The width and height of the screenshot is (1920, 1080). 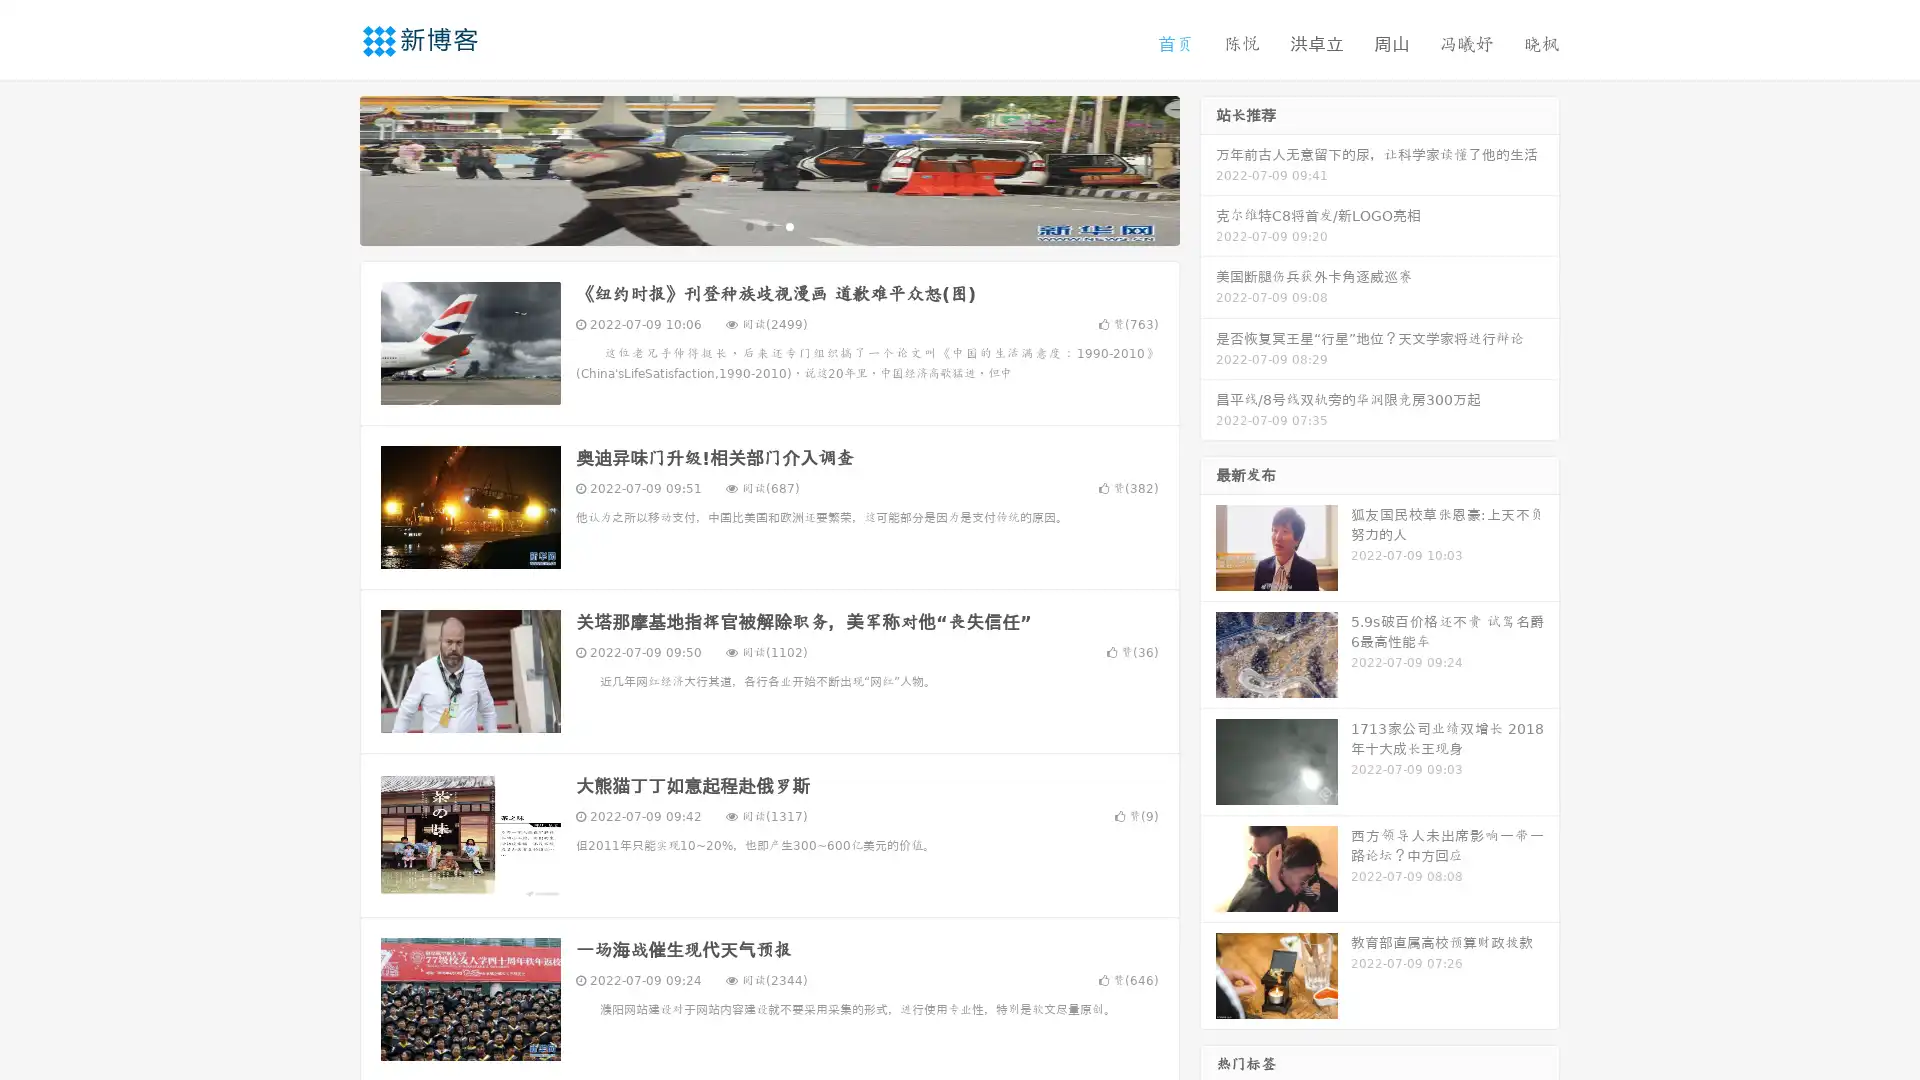 What do you see at coordinates (330, 168) in the screenshot?
I see `Previous slide` at bounding box center [330, 168].